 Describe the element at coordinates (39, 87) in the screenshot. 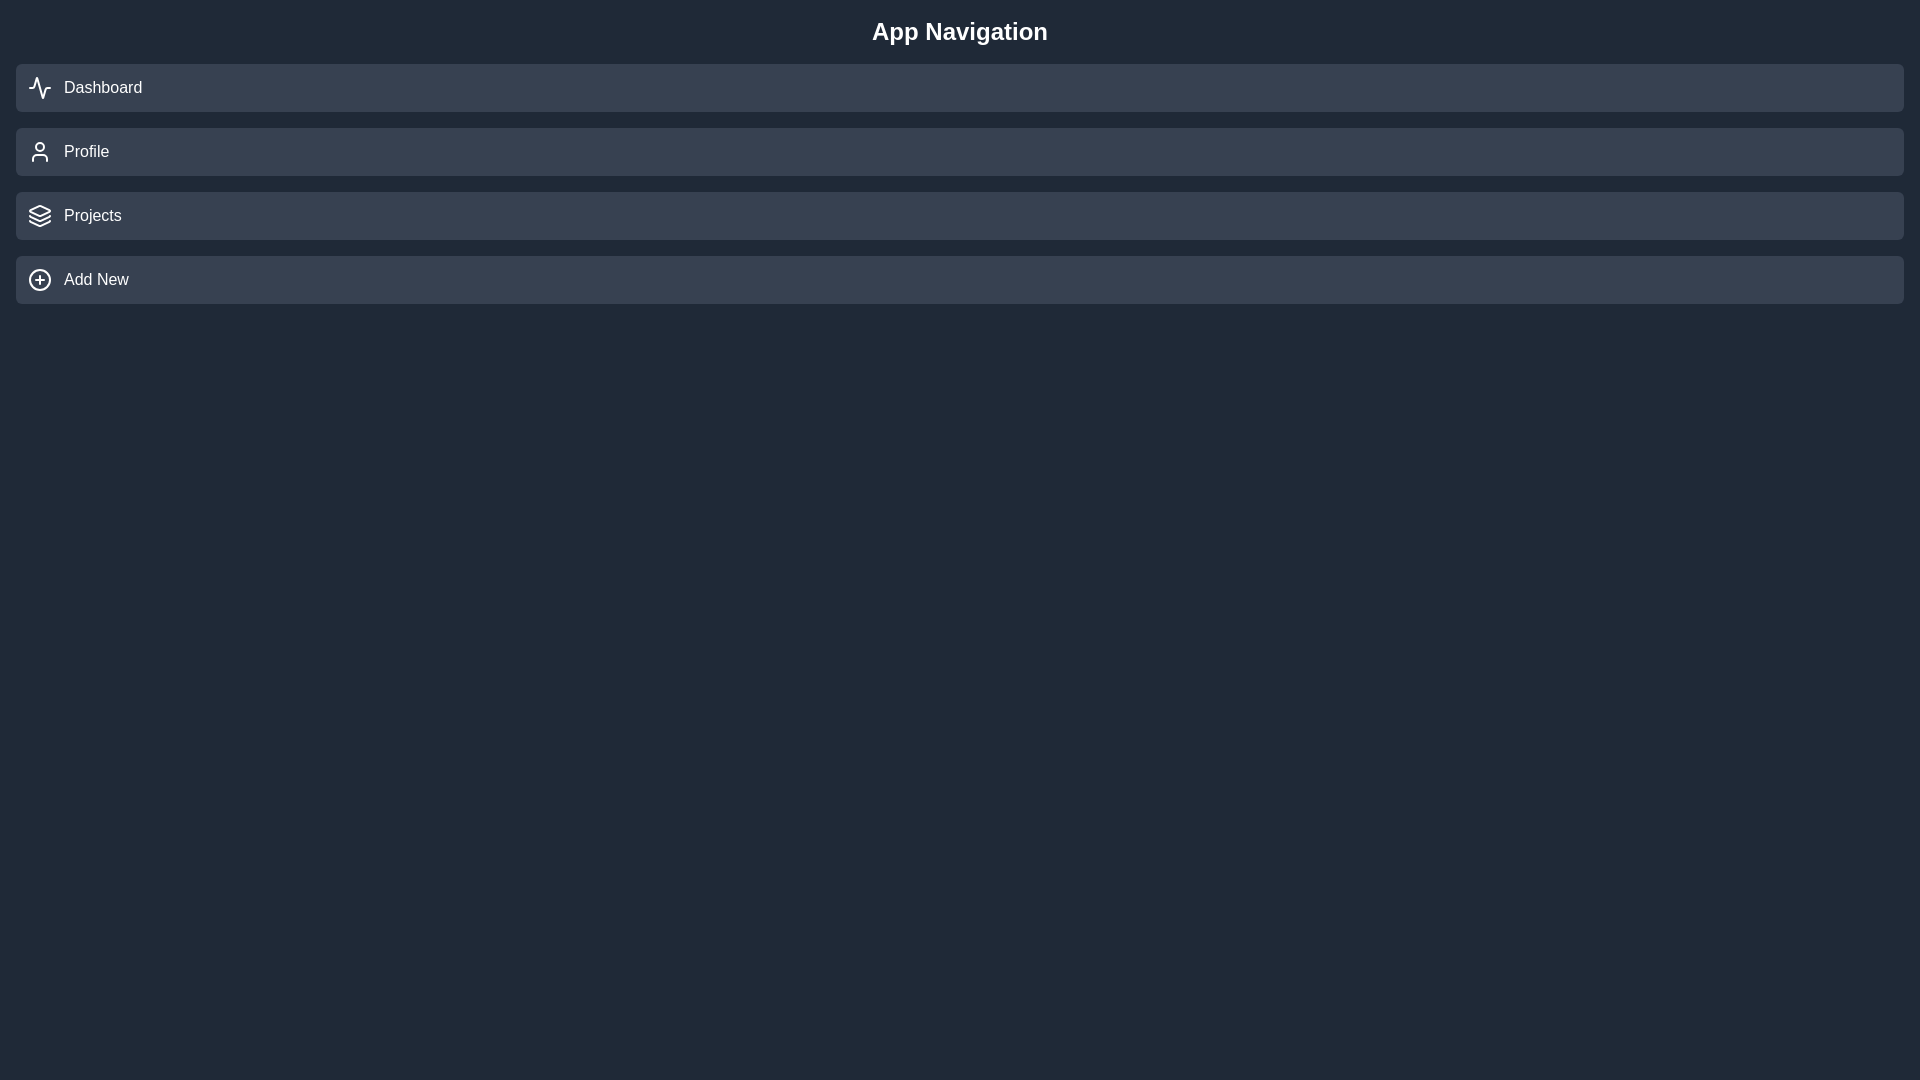

I see `the activity pulse icon within the 'Dashboard' navigation item, which is an SVG graphic located in the topmost section of a vertical list of navigation options` at that location.